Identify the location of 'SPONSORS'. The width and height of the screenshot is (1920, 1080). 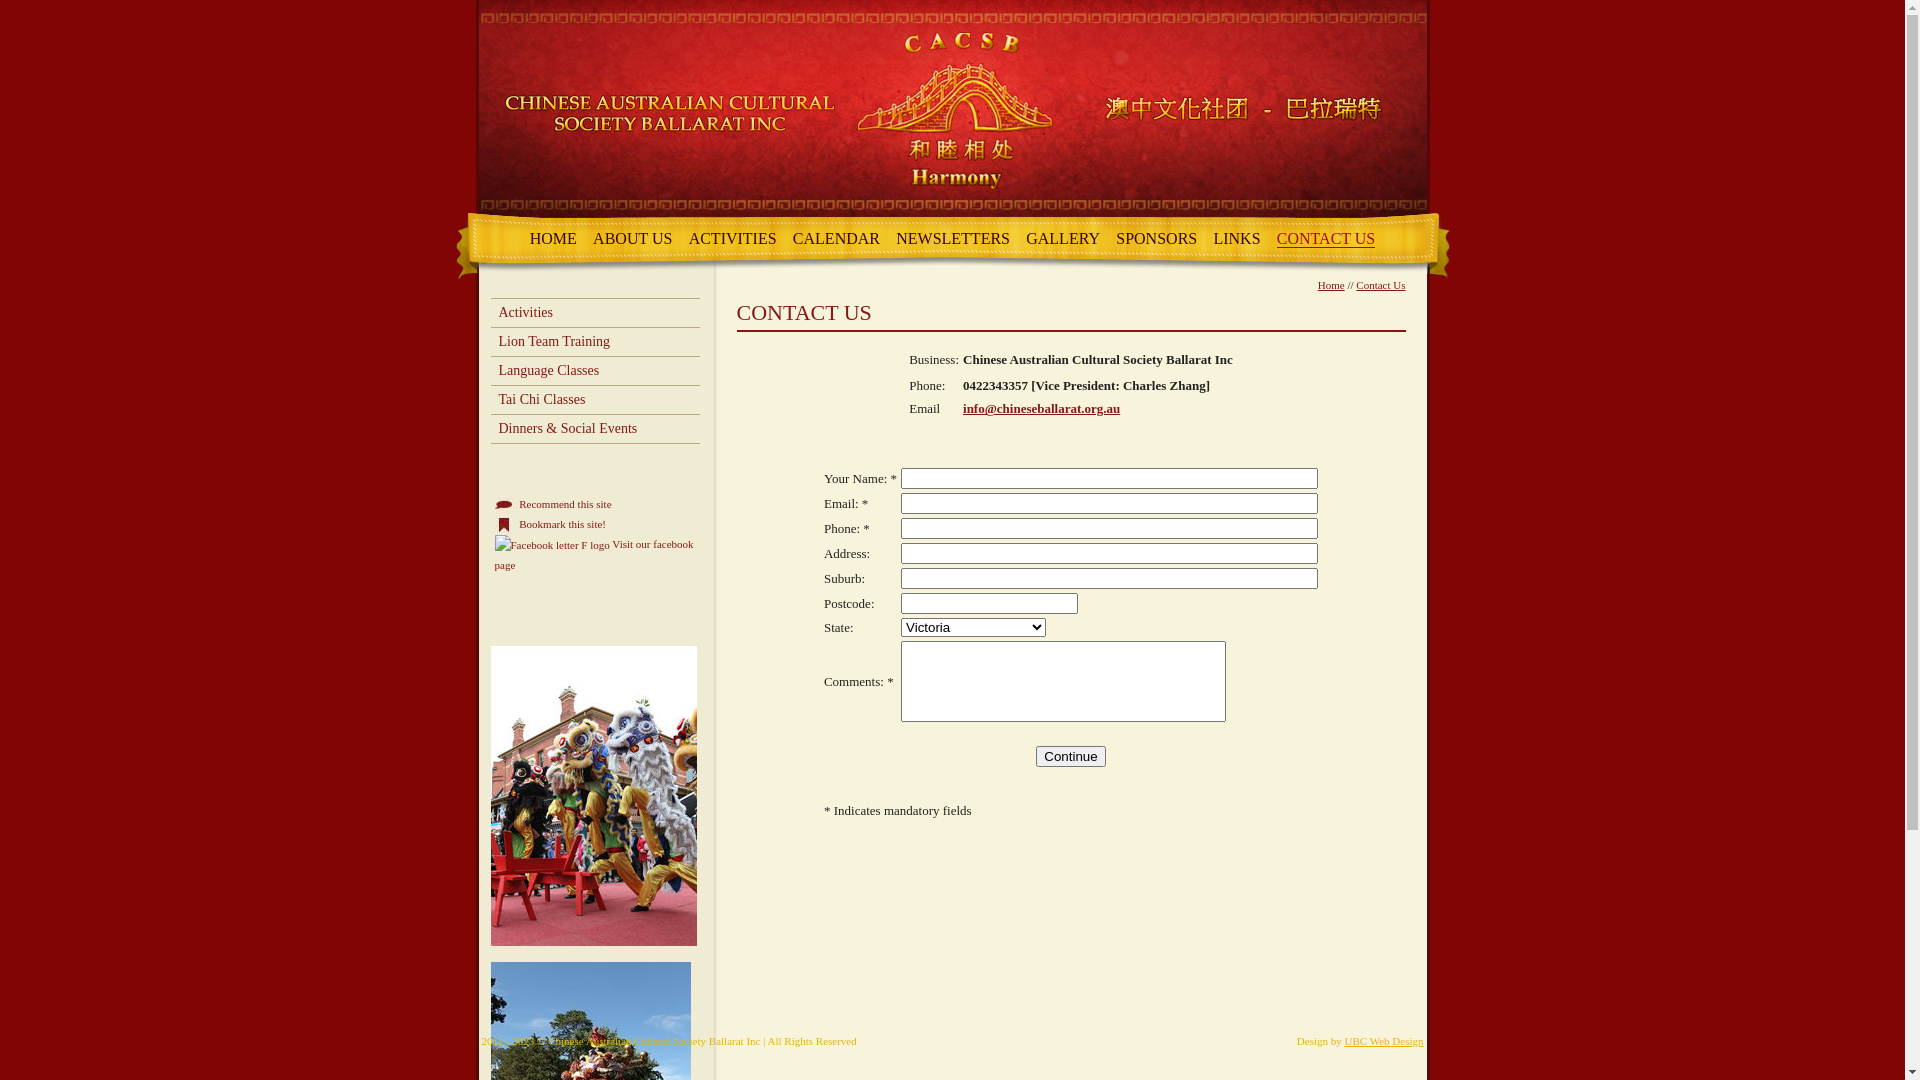
(1156, 237).